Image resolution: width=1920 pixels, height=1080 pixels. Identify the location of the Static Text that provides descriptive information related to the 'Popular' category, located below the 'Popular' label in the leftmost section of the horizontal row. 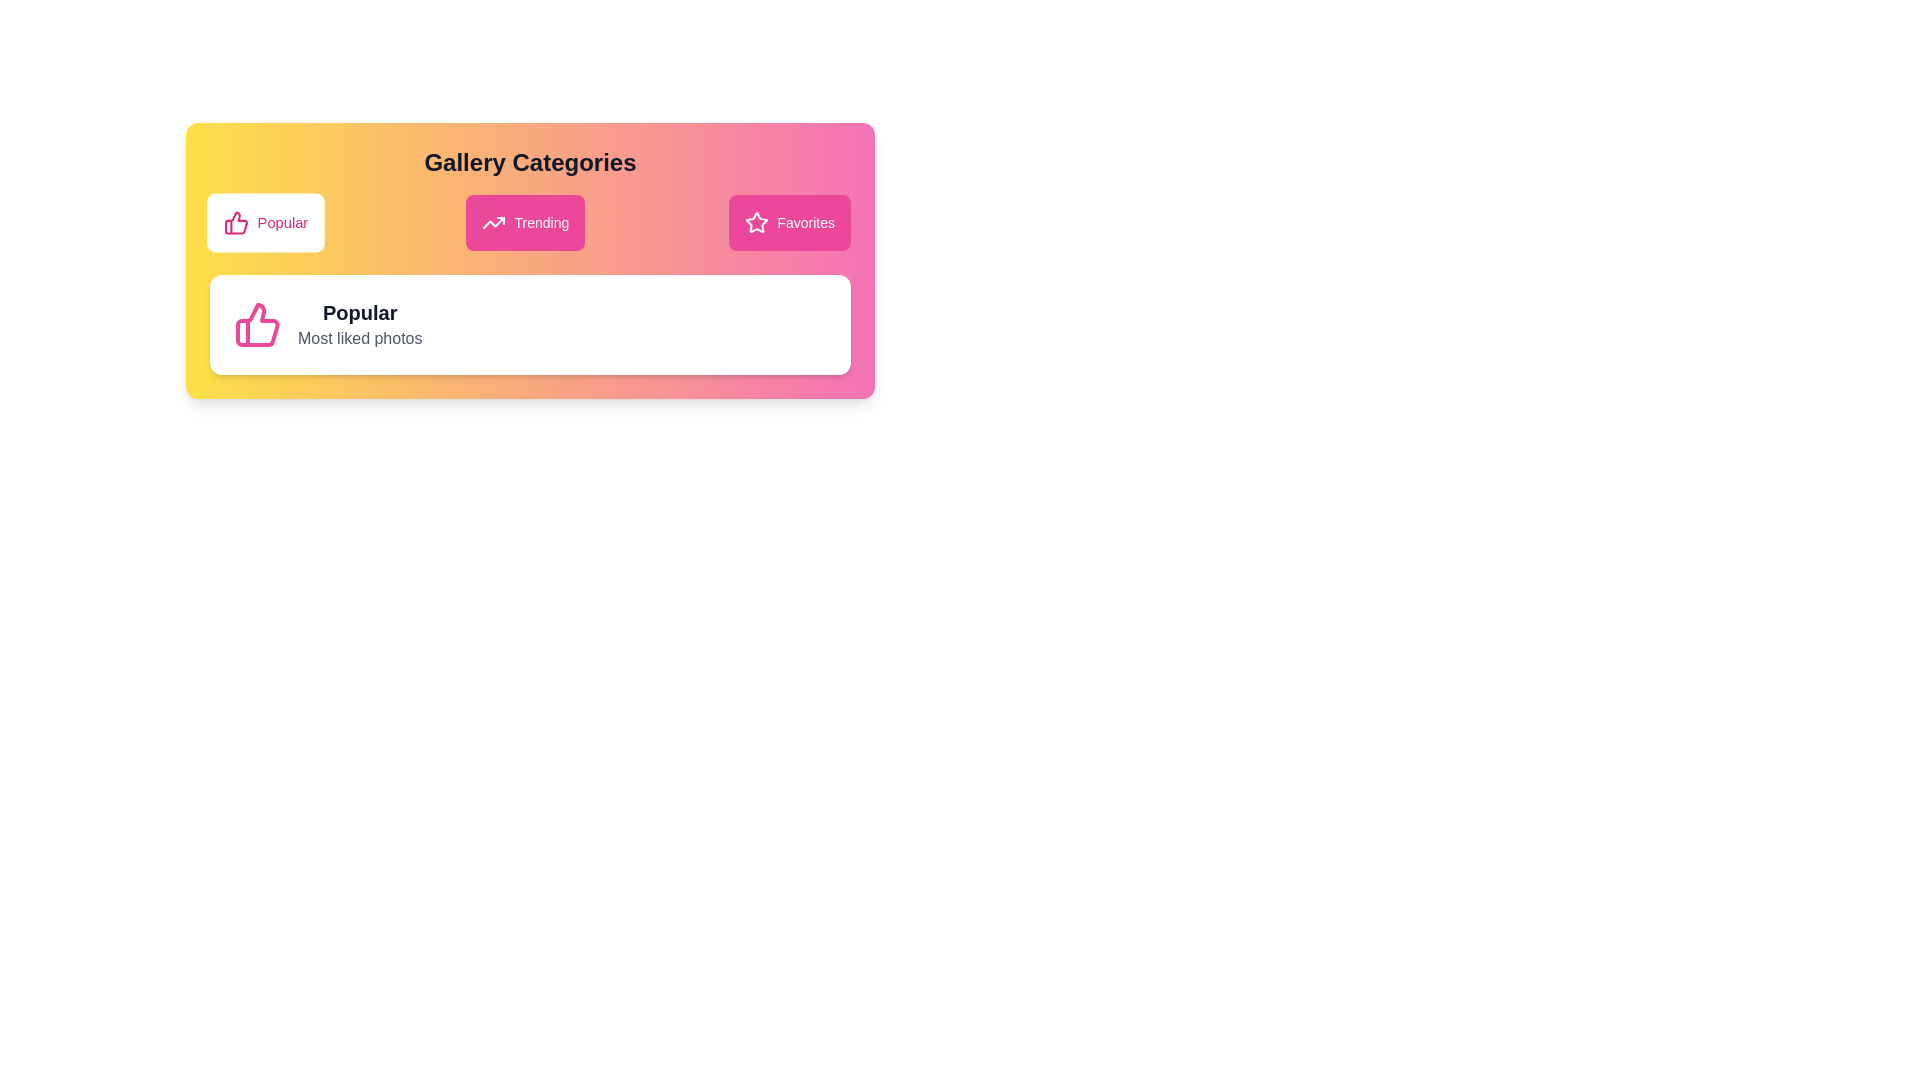
(360, 338).